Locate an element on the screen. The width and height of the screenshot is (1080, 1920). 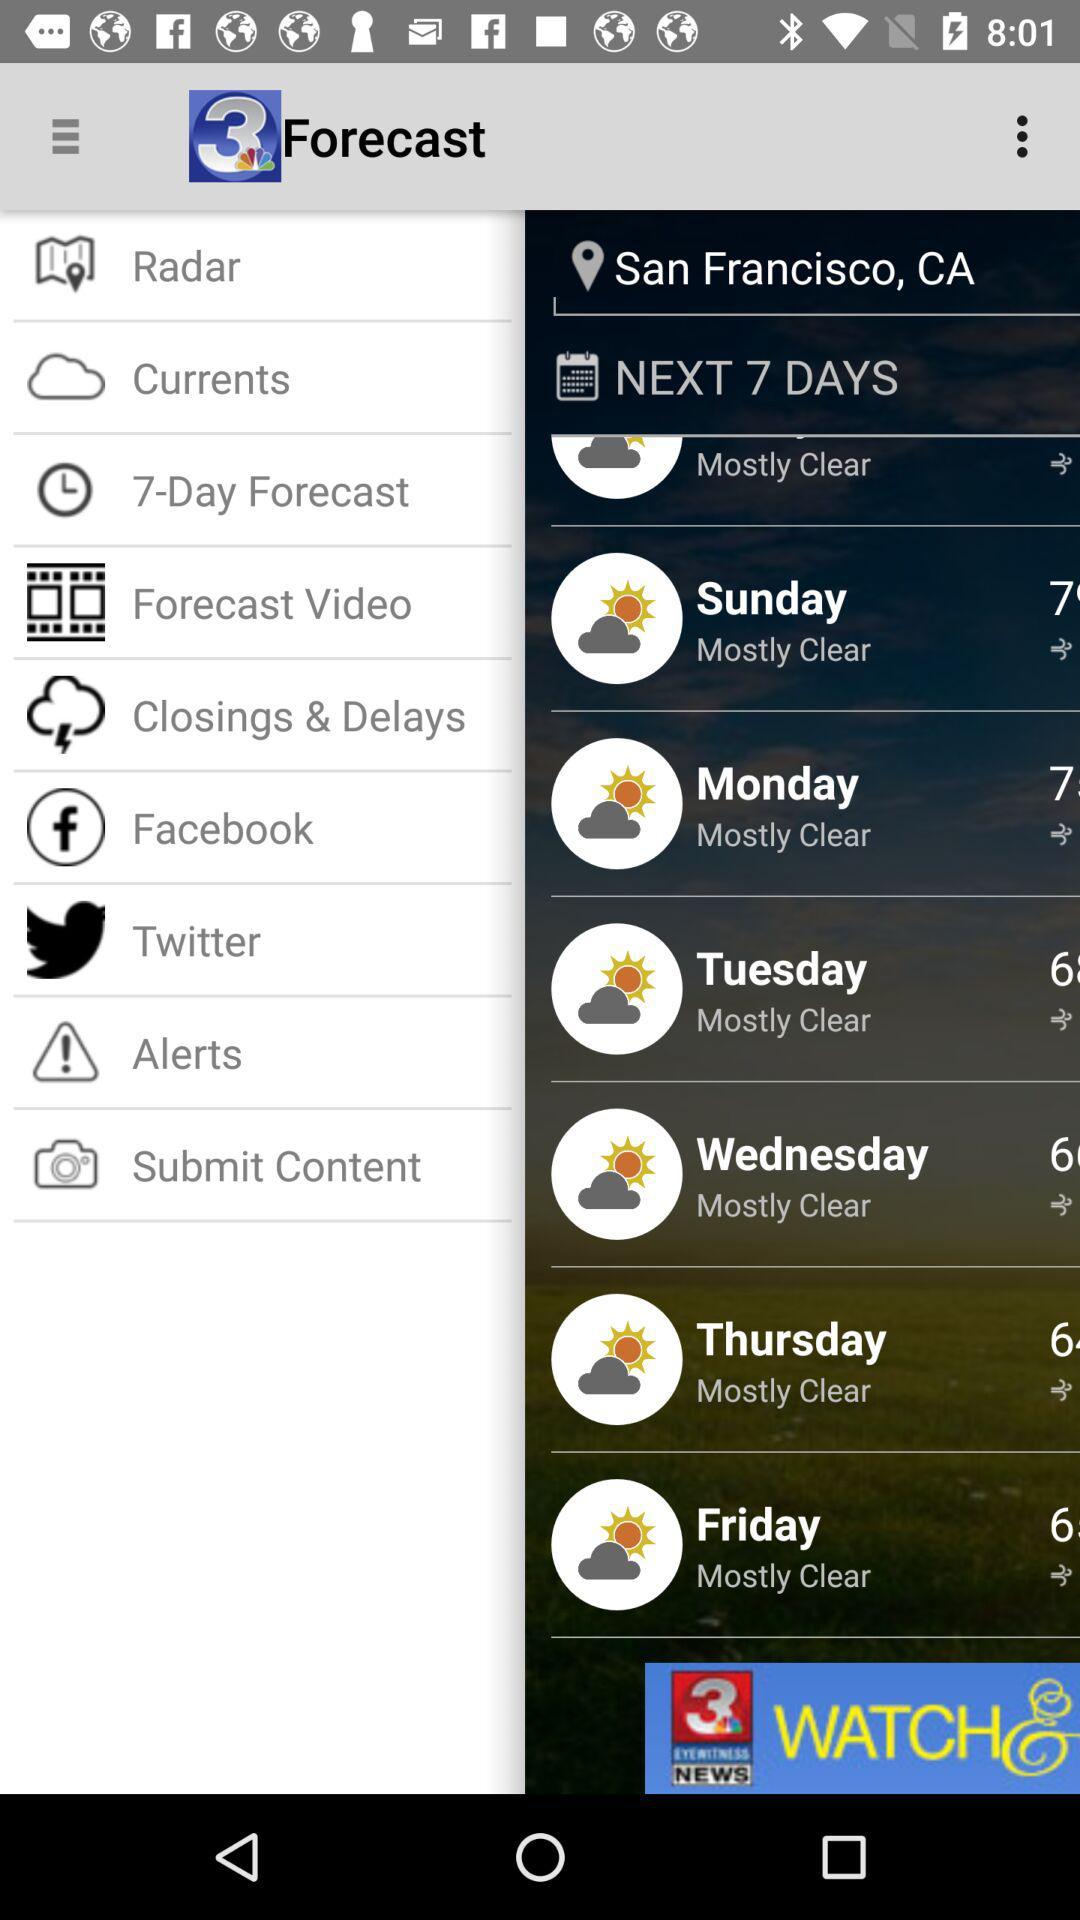
icon above submit content item is located at coordinates (315, 1051).